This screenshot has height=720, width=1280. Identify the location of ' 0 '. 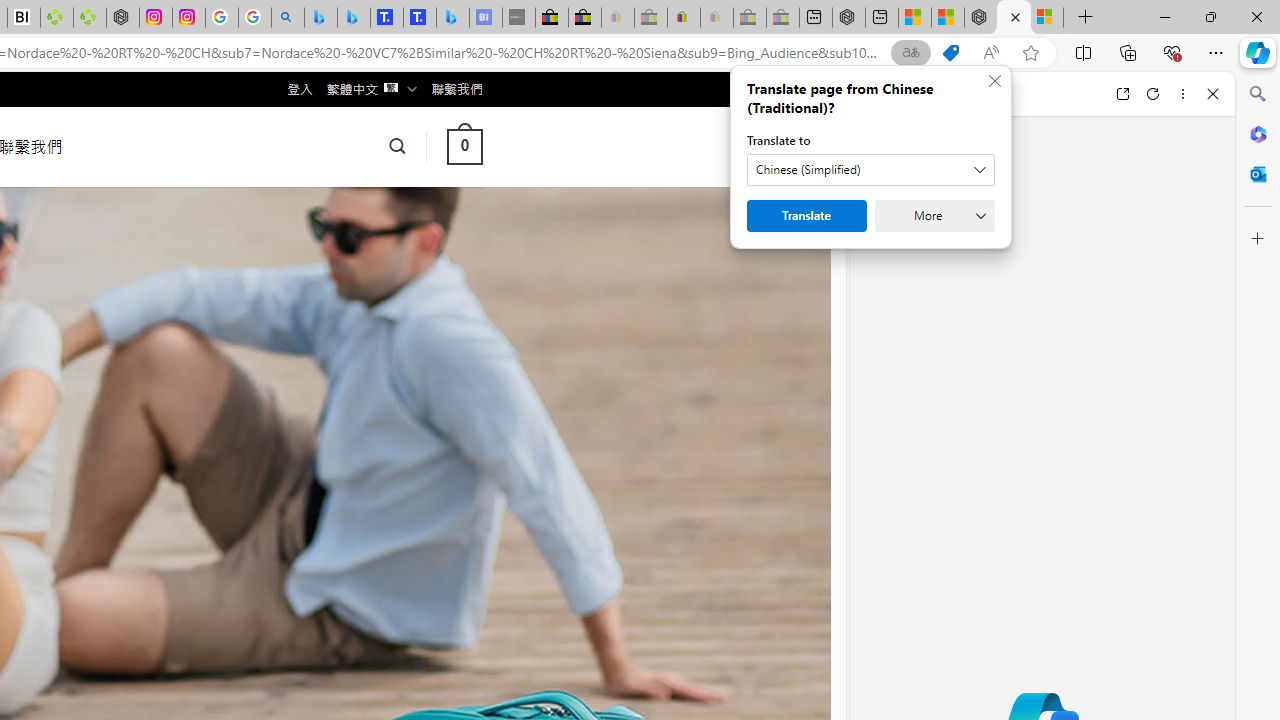
(463, 145).